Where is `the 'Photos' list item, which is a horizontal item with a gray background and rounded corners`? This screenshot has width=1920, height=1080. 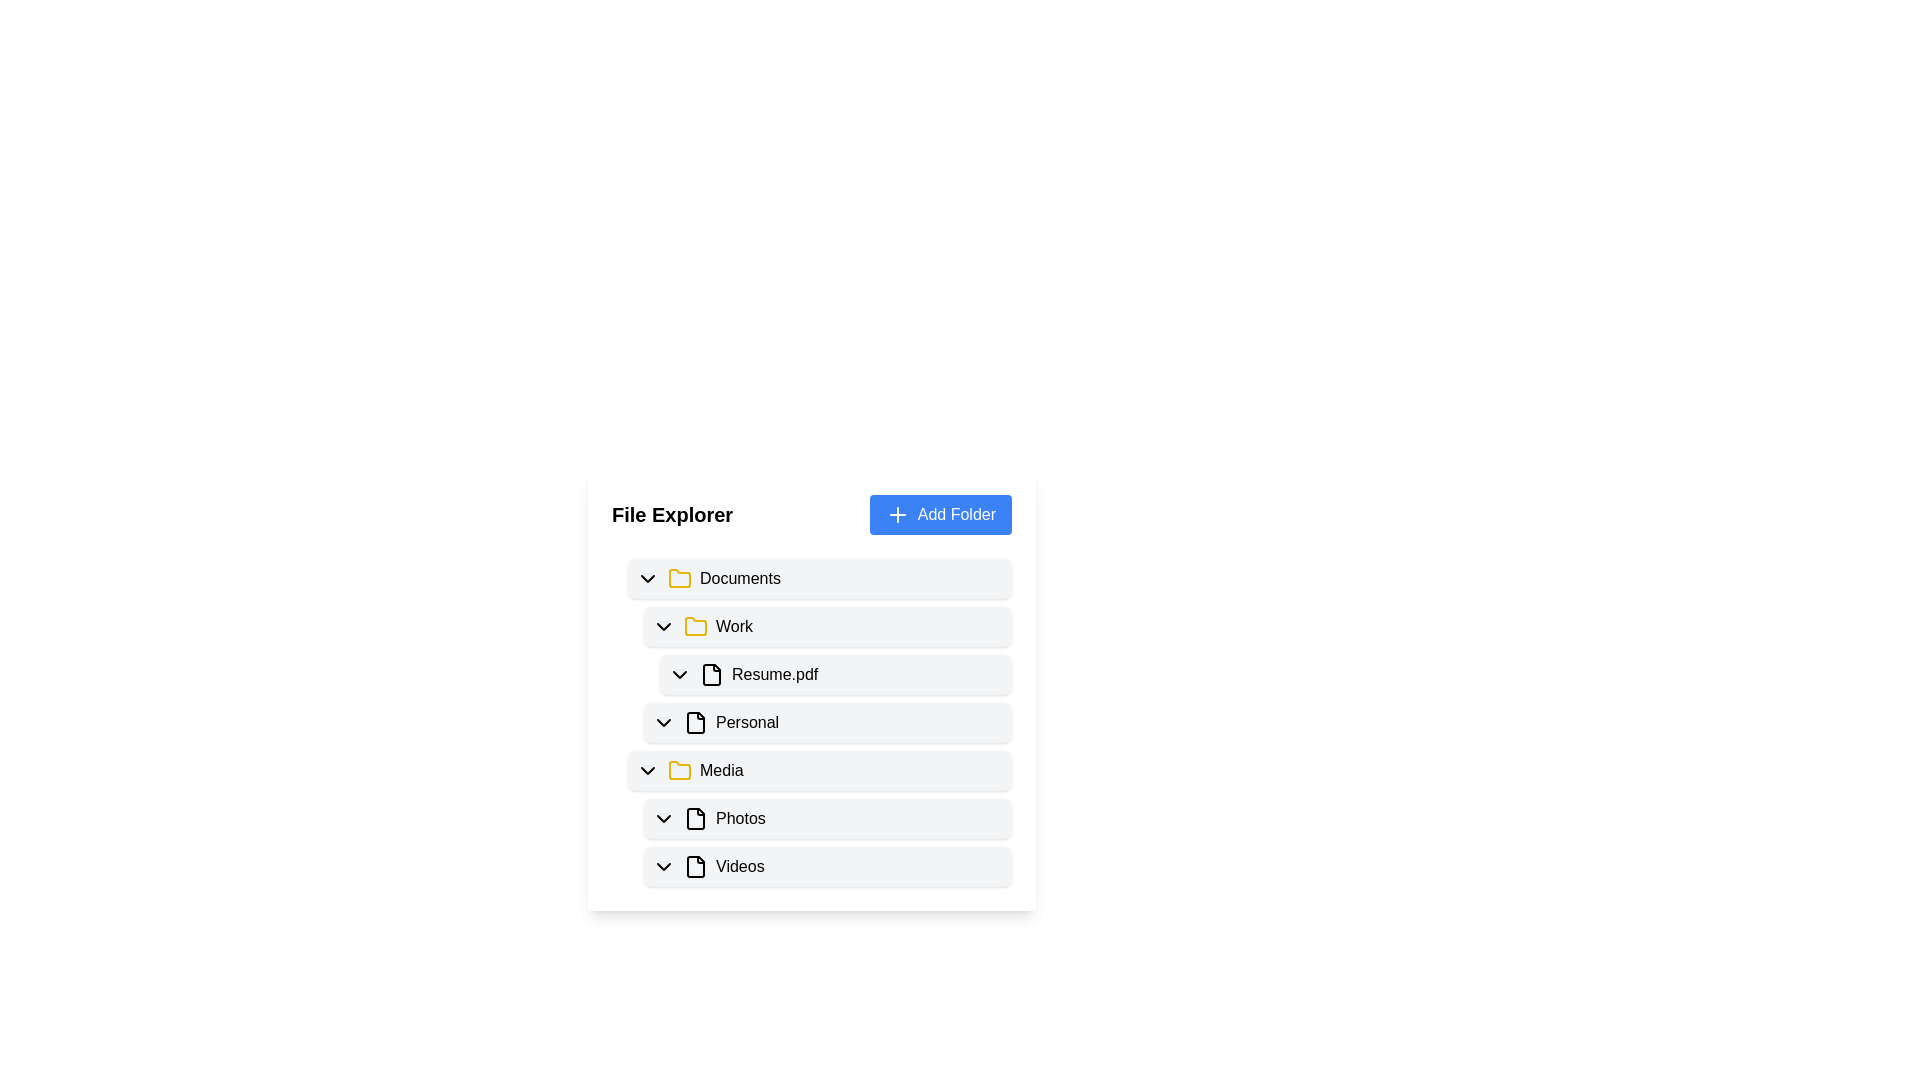 the 'Photos' list item, which is a horizontal item with a gray background and rounded corners is located at coordinates (820, 814).